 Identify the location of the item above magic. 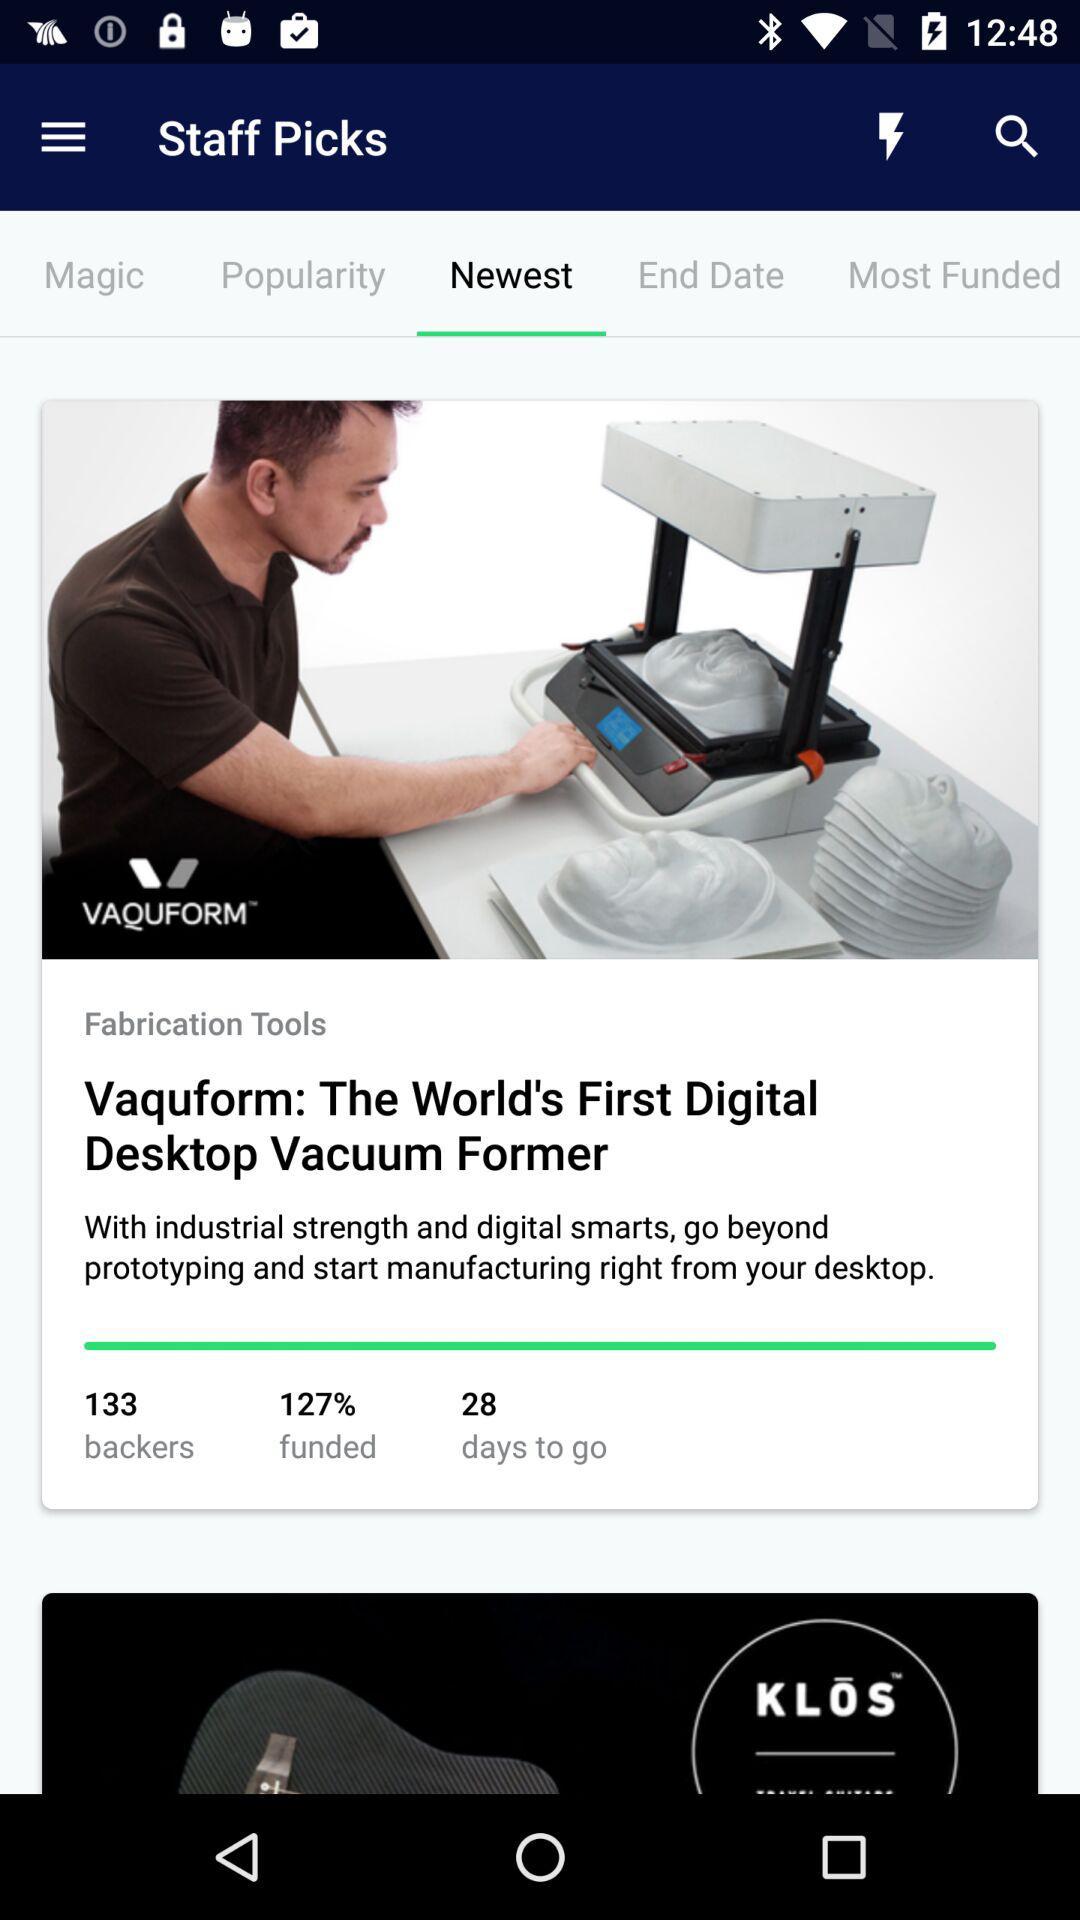
(455, 136).